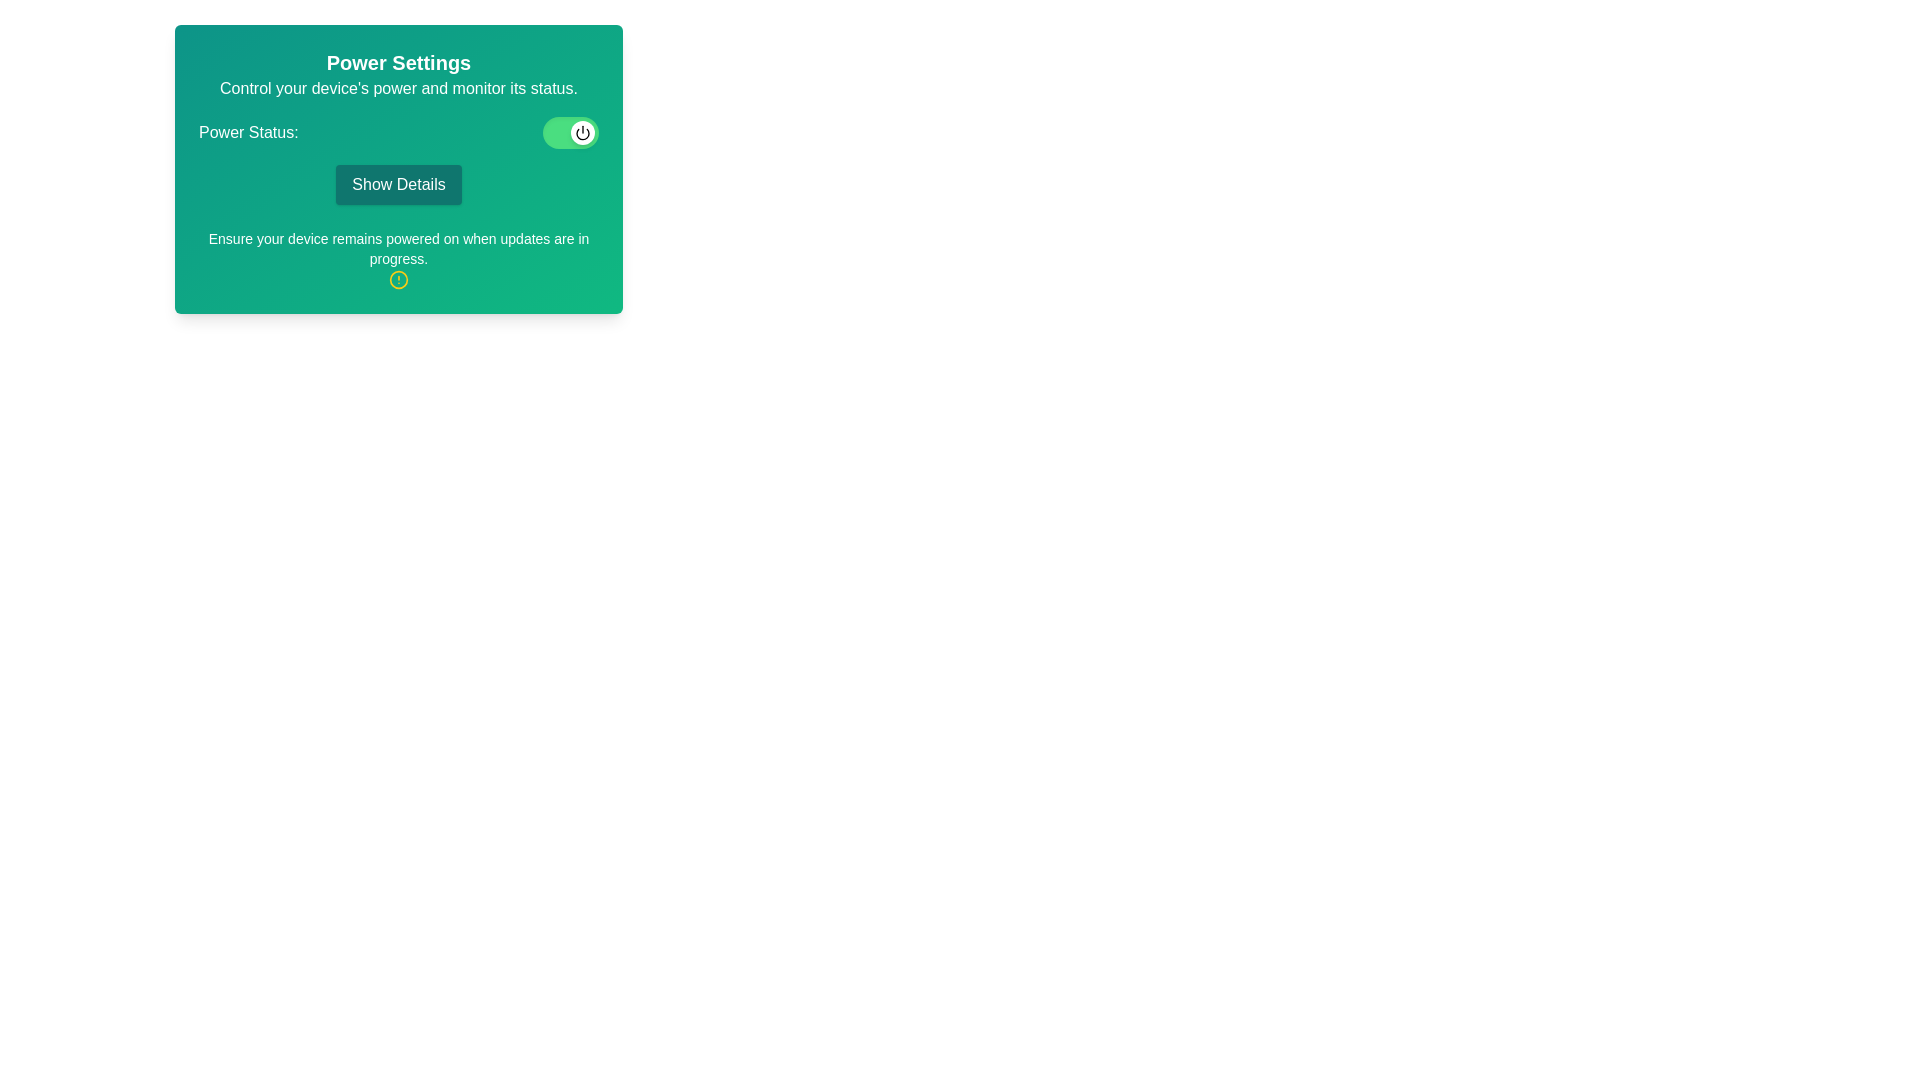  What do you see at coordinates (398, 280) in the screenshot?
I see `the warning icon that indicates the importance of keeping the device powered on during updates, located below the message about device power` at bounding box center [398, 280].